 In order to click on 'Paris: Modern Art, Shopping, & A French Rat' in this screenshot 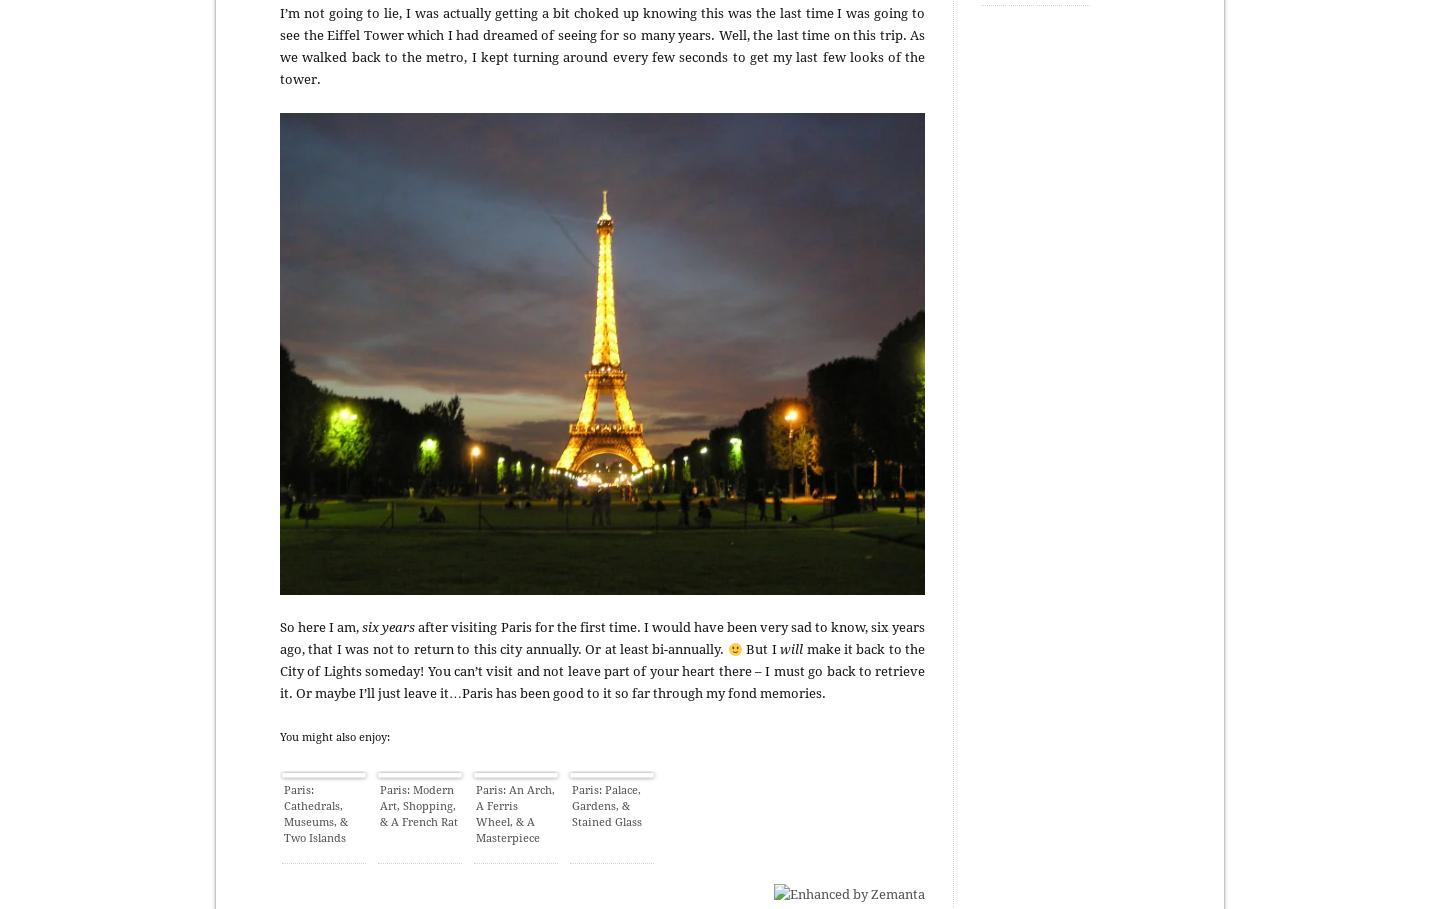, I will do `click(418, 806)`.